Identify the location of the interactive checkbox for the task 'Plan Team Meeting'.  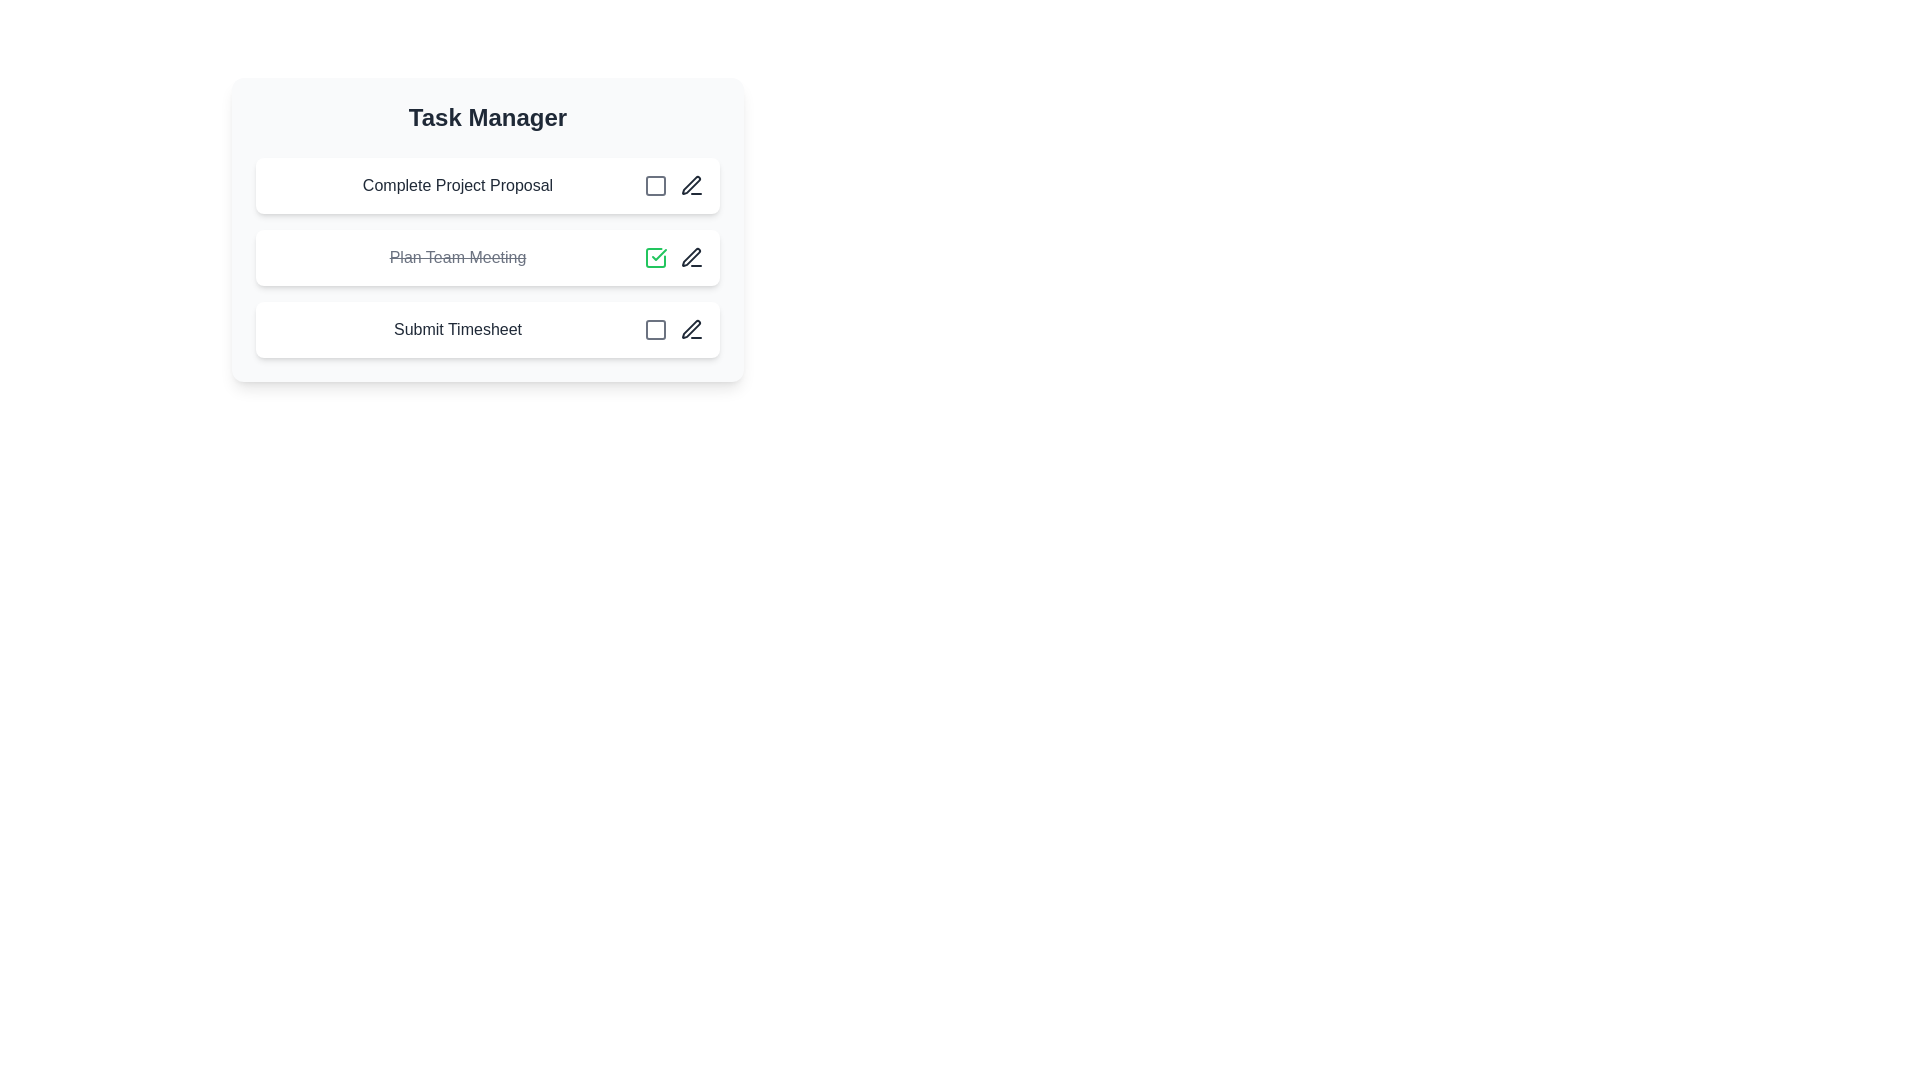
(656, 257).